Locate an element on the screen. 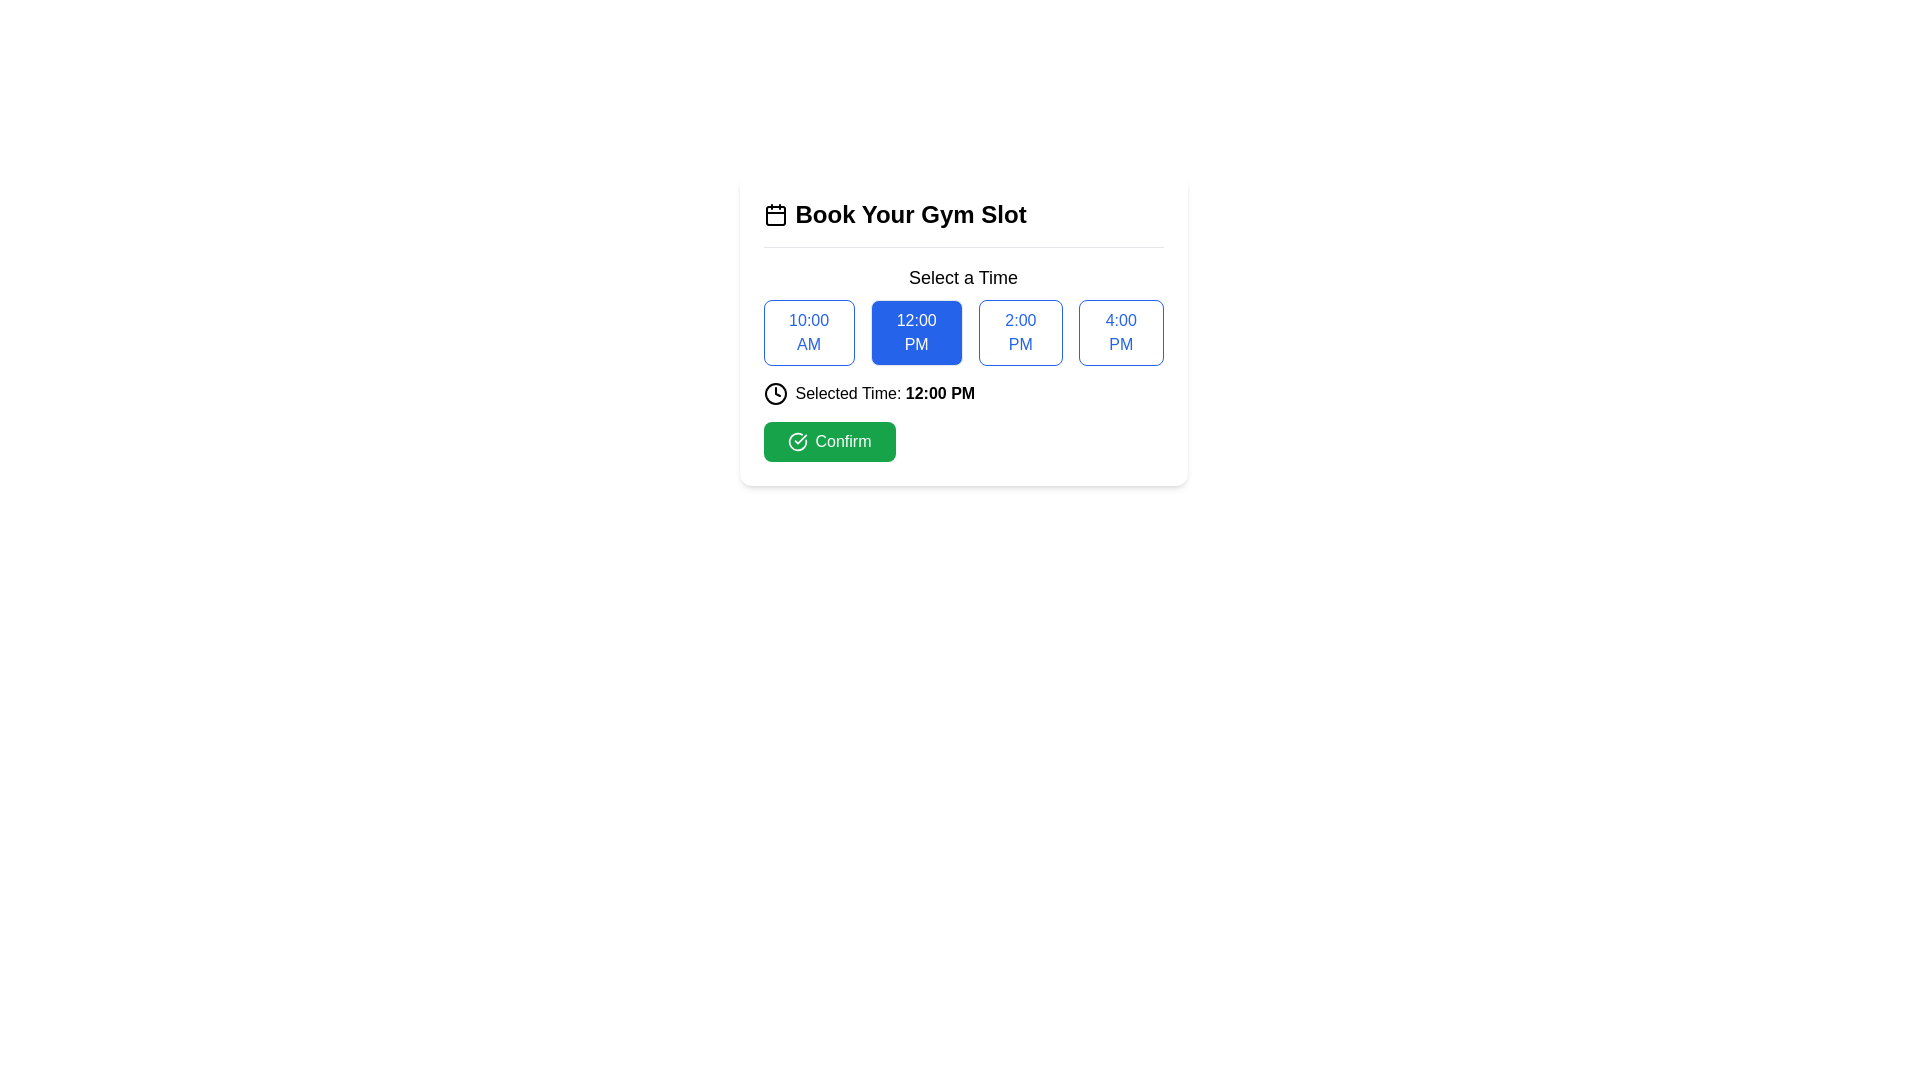  the button displaying '4:00 PM', which is the fourth button in a row of four buttons labeled with times is located at coordinates (1121, 331).